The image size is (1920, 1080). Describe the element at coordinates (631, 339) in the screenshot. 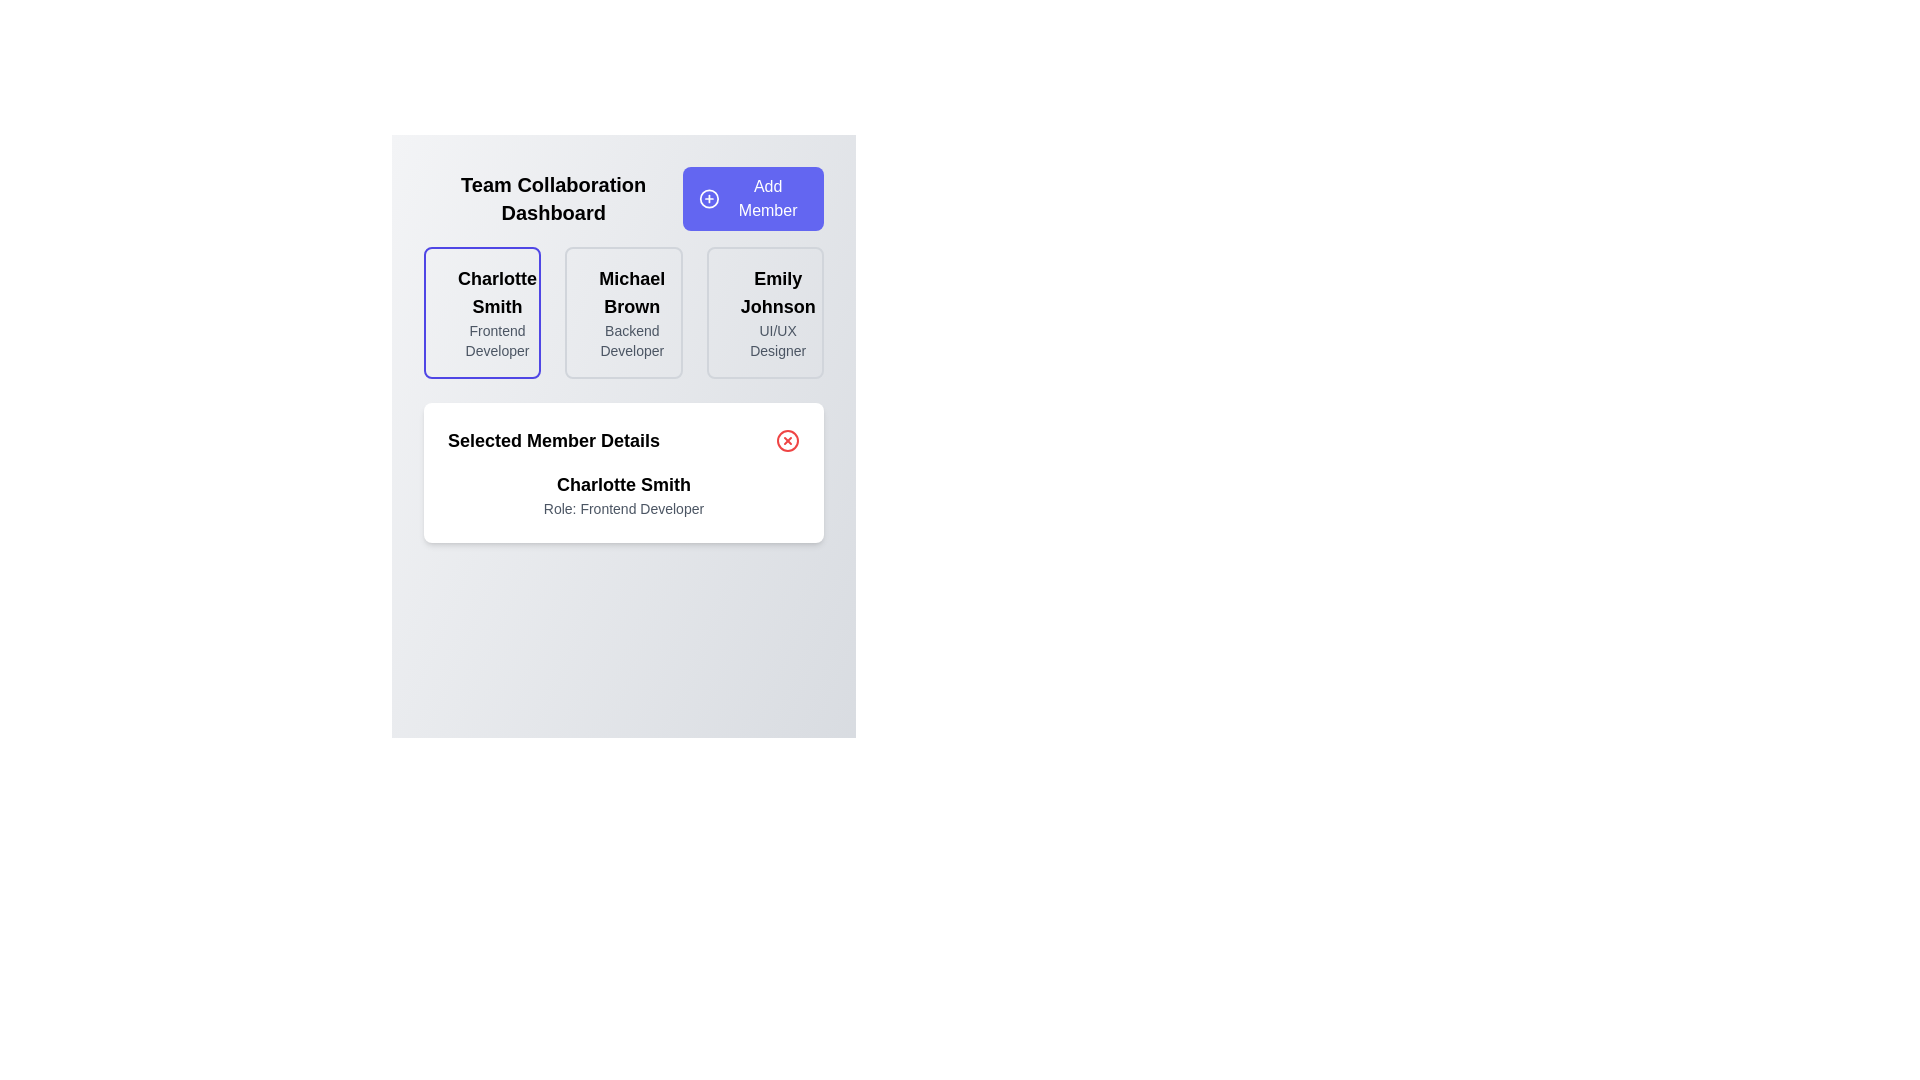

I see `the static text label indicating the role or position of user 'Michael Brown', which is located in the middle section of a horizontal layout of three profiles` at that location.